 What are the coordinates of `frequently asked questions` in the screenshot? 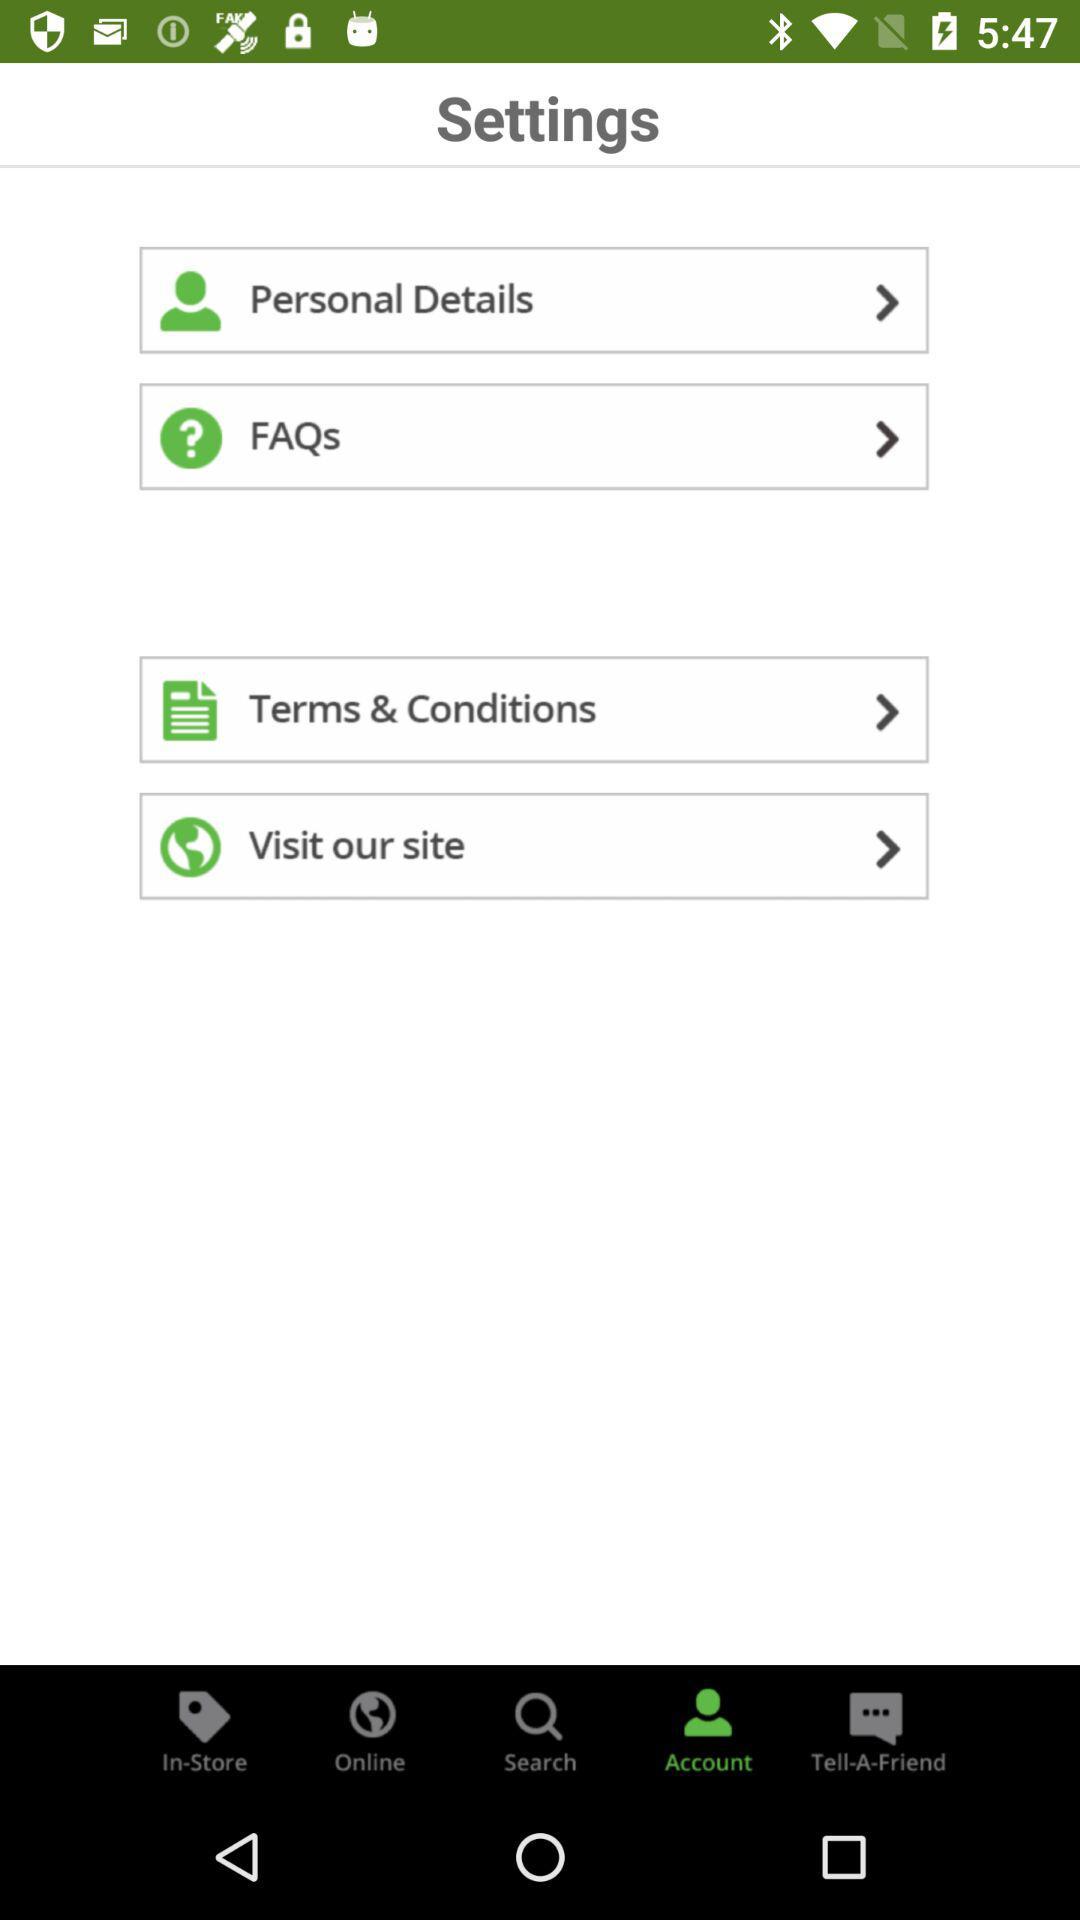 It's located at (540, 440).